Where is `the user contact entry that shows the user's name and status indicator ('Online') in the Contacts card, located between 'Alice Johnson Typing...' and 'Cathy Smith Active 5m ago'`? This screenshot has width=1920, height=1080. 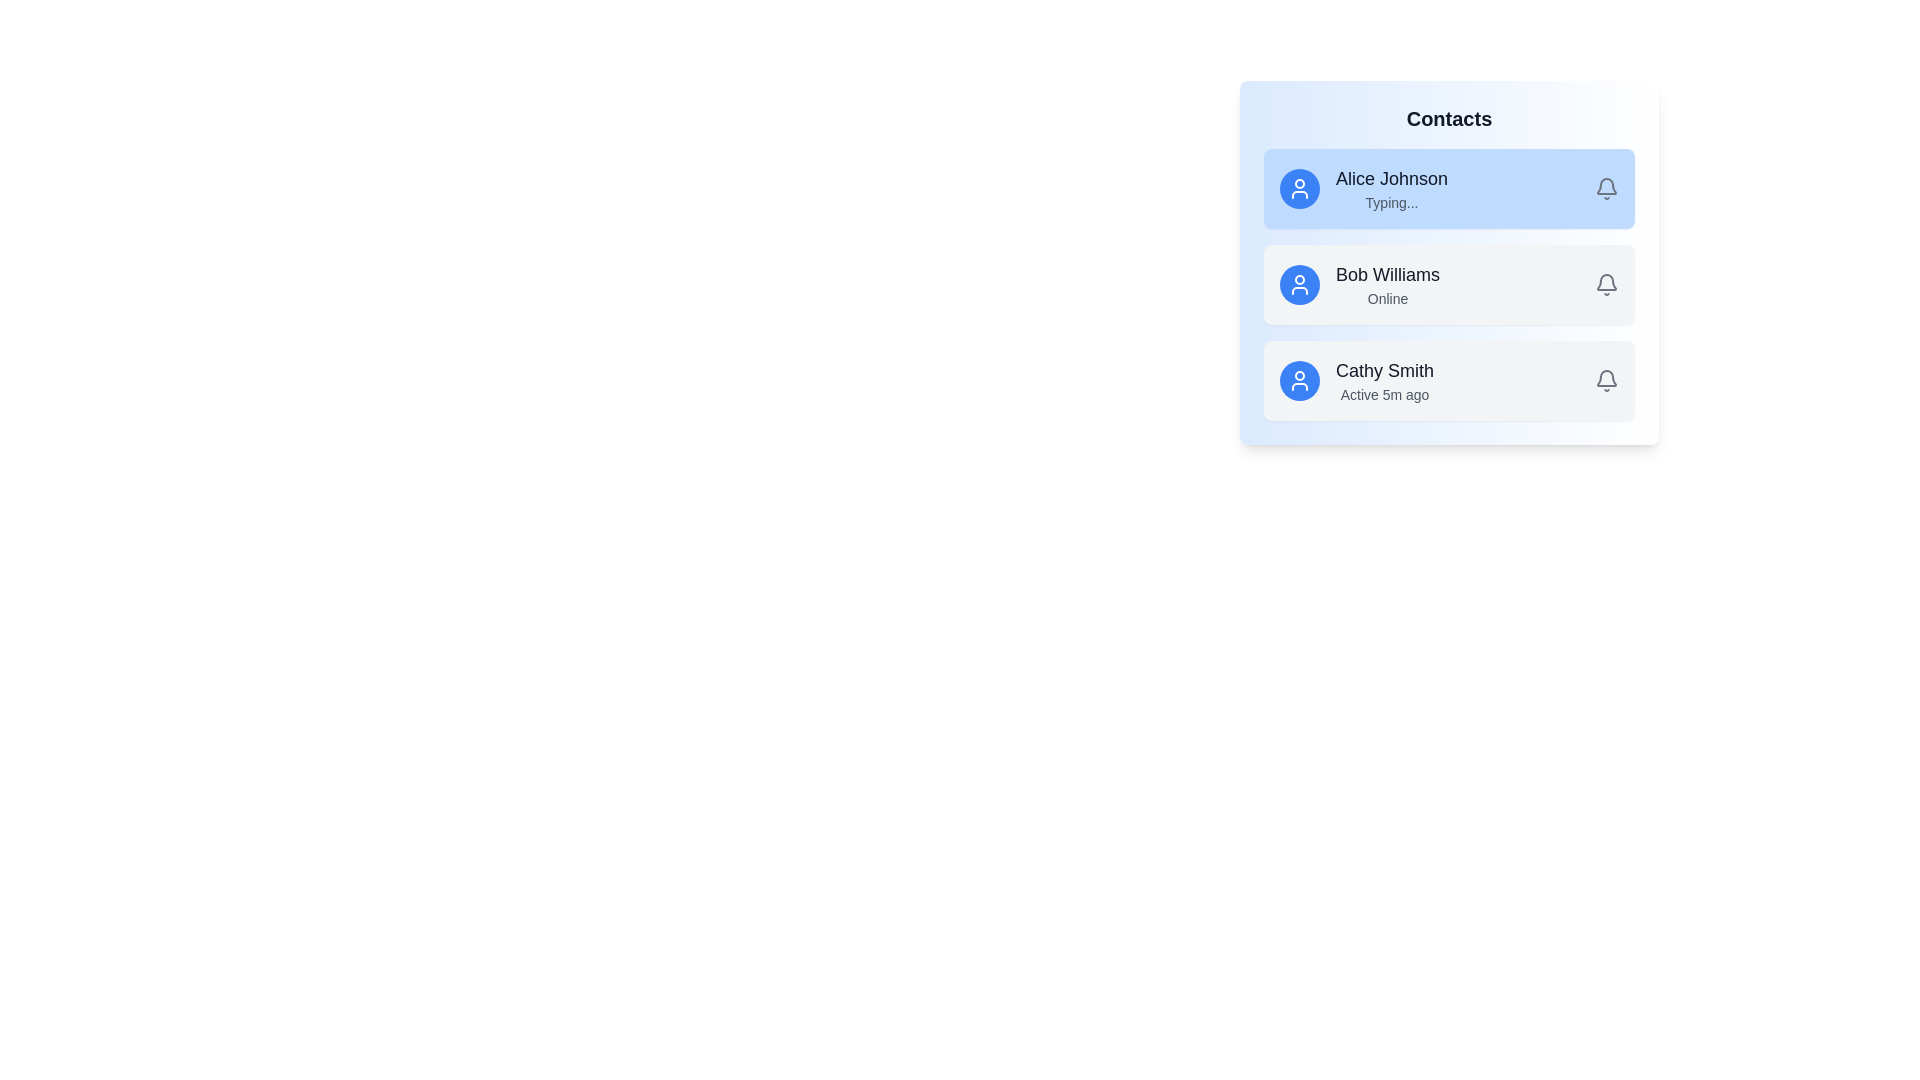 the user contact entry that shows the user's name and status indicator ('Online') in the Contacts card, located between 'Alice Johnson Typing...' and 'Cathy Smith Active 5m ago' is located at coordinates (1449, 285).